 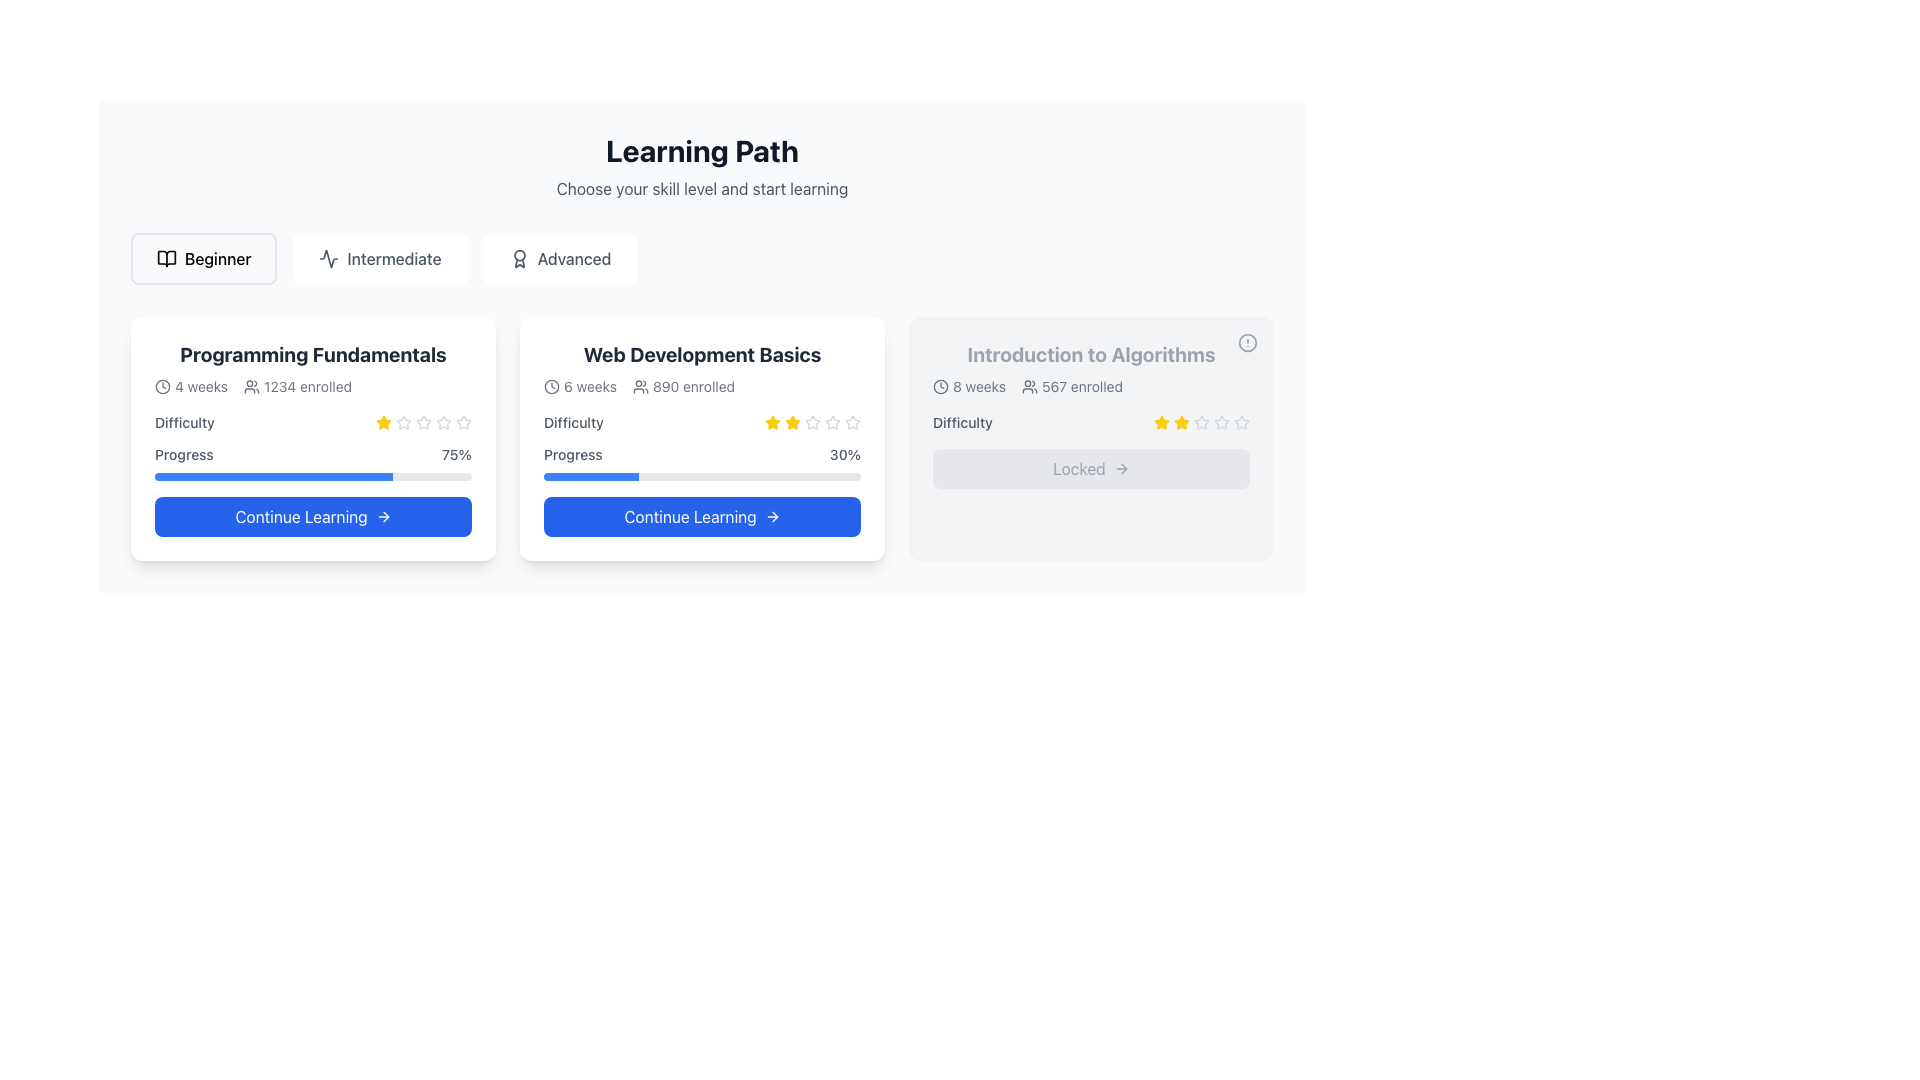 What do you see at coordinates (1081, 386) in the screenshot?
I see `enrollment information from the static text located in the third card titled 'Introduction to Algorithms', which is positioned below the card title and duration details` at bounding box center [1081, 386].